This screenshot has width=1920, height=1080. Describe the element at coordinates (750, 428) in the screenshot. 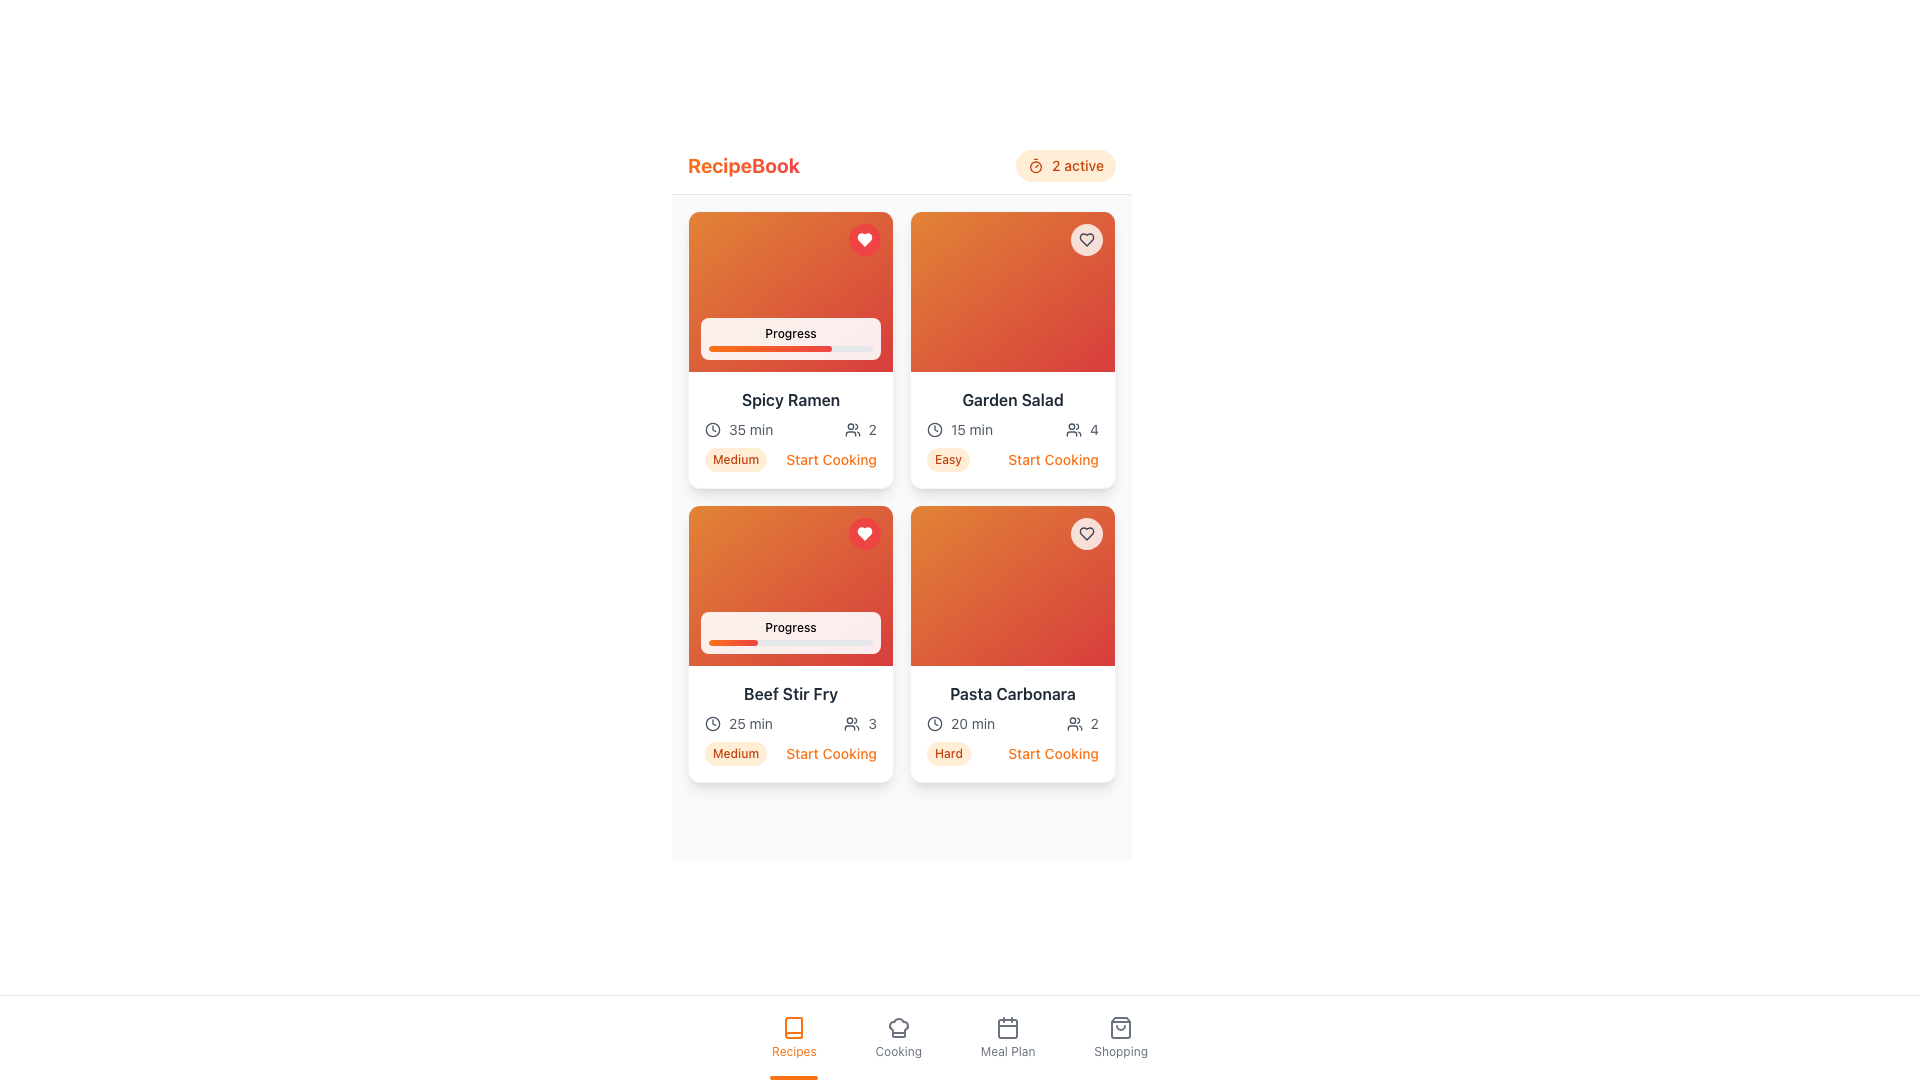

I see `the label that displays the estimated time for the recipe within the 'Spicy Ramen' card, located under the 'Progress' bar in a grid layout` at that location.